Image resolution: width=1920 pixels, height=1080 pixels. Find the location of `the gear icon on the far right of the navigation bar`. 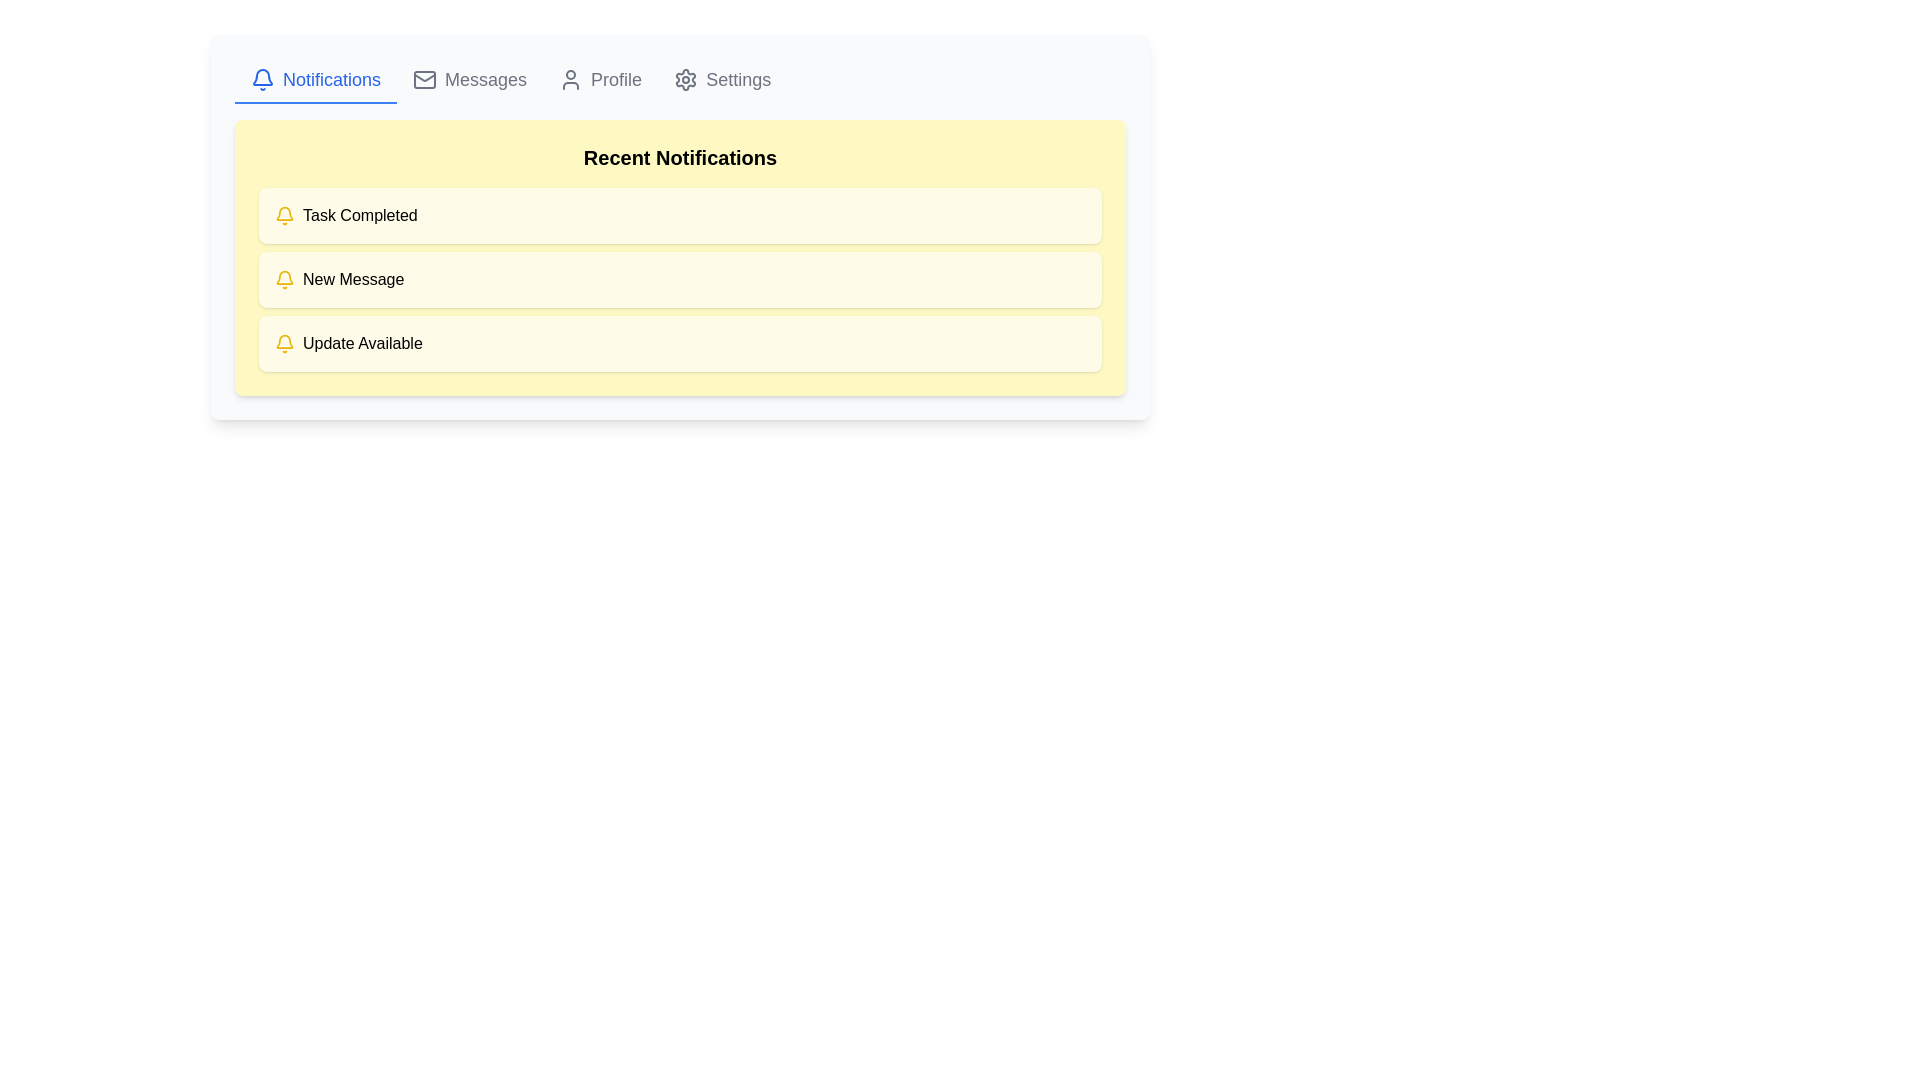

the gear icon on the far right of the navigation bar is located at coordinates (686, 79).